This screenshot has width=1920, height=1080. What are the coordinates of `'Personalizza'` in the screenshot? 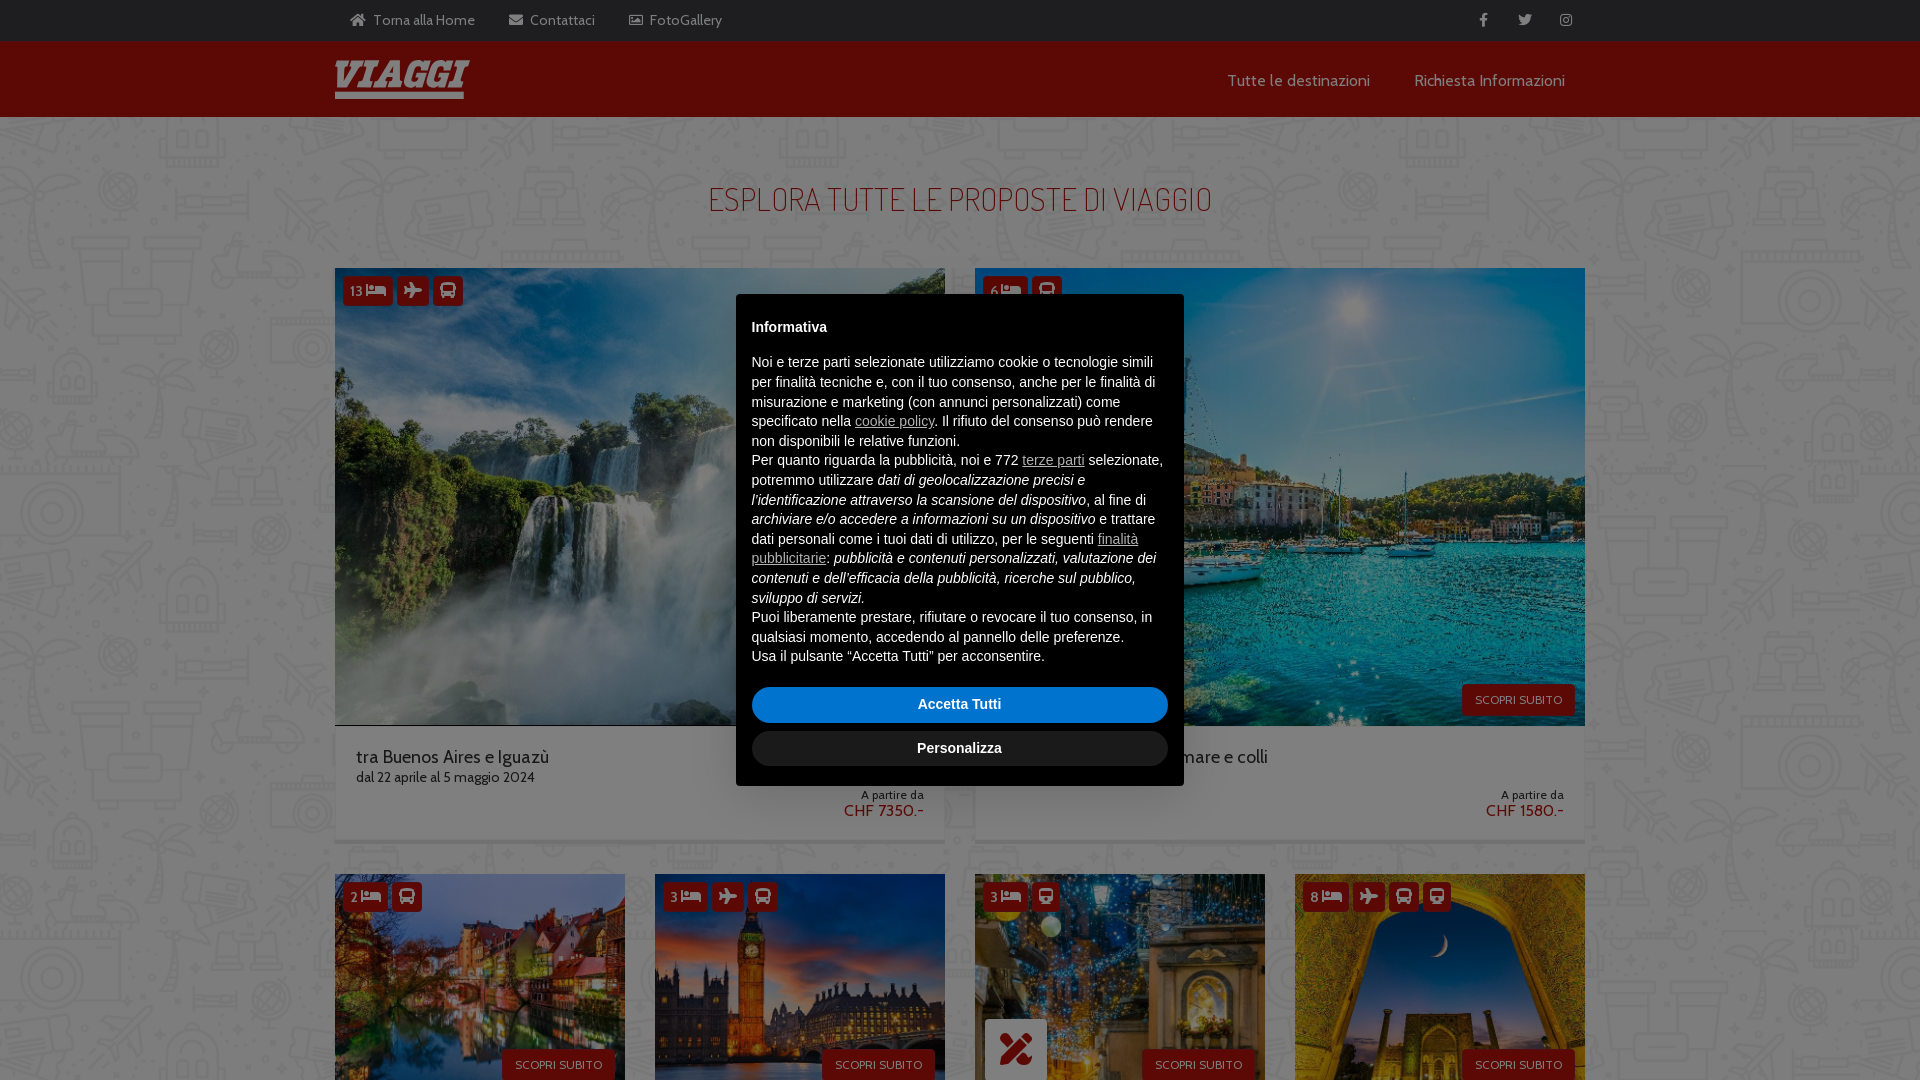 It's located at (960, 748).